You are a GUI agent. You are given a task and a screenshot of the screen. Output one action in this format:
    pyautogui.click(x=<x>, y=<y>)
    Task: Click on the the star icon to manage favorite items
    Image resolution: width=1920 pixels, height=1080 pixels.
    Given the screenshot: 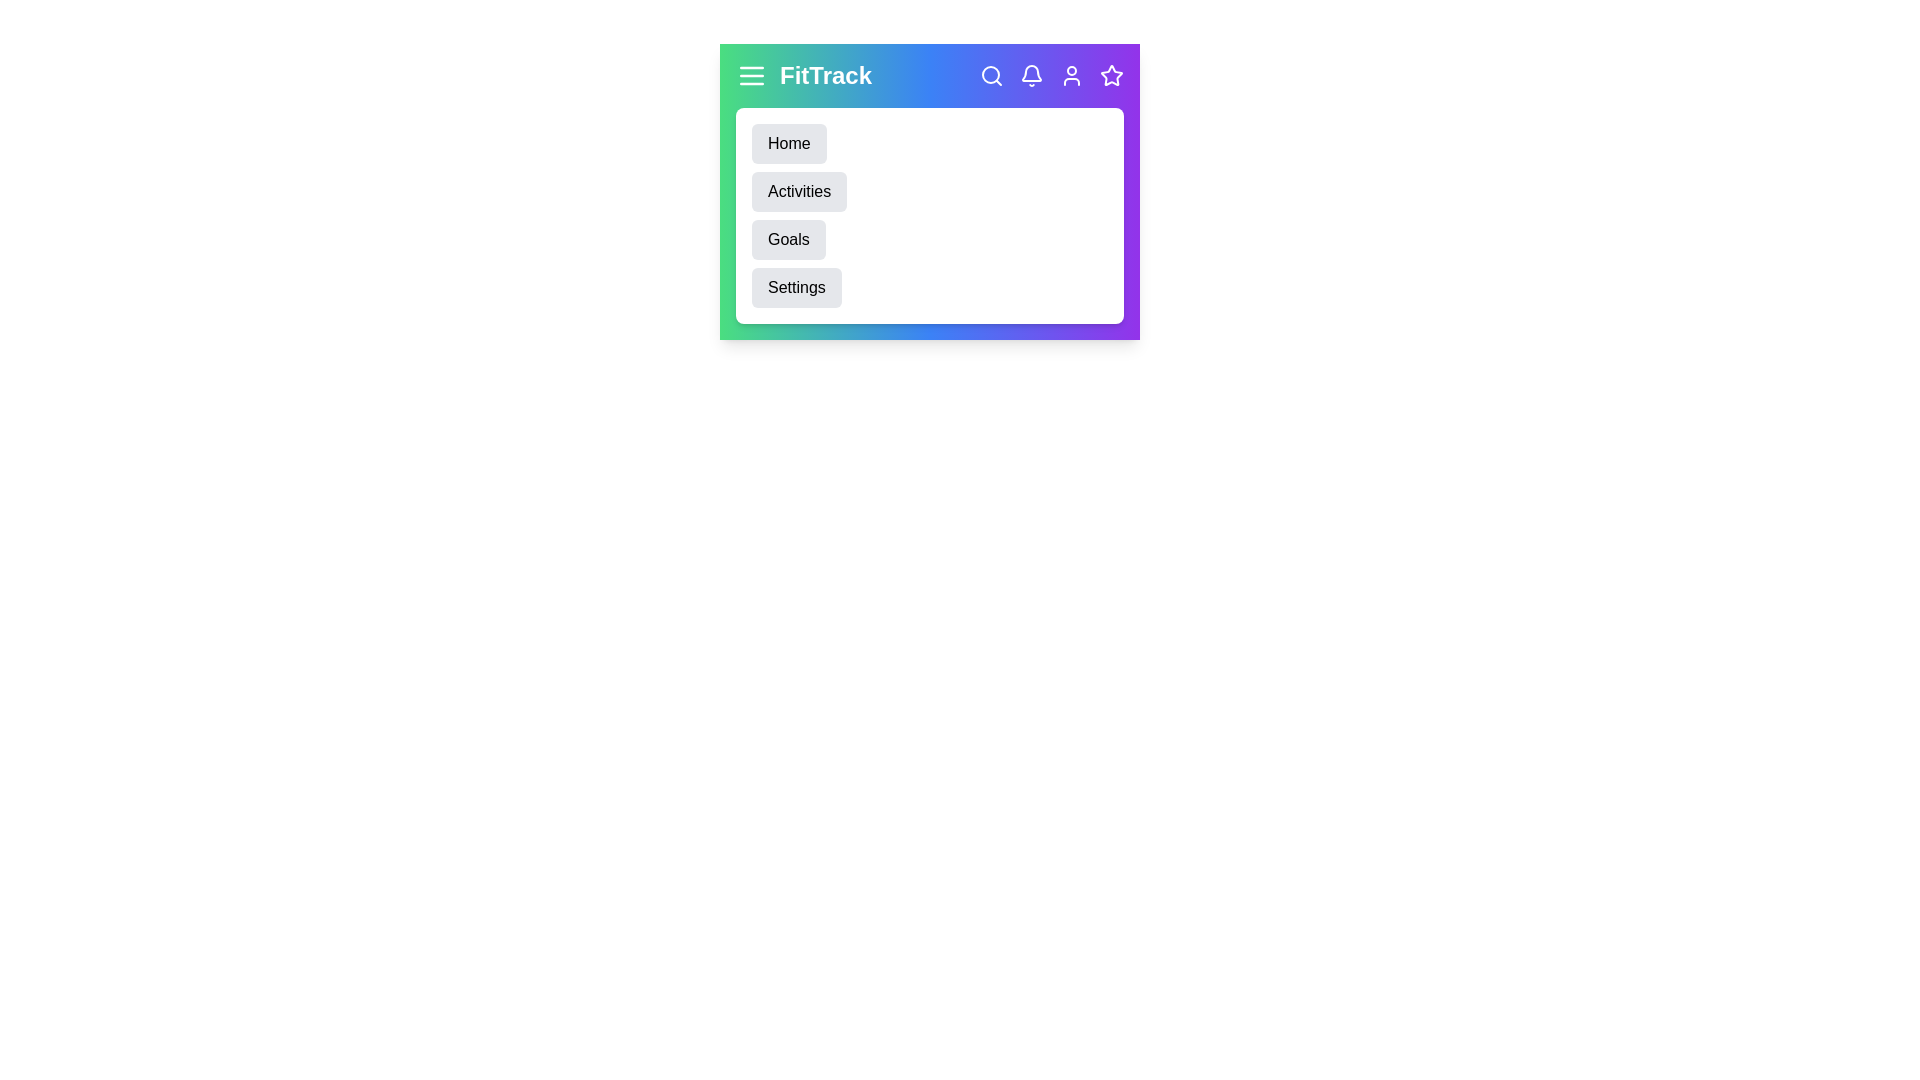 What is the action you would take?
    pyautogui.click(x=1111, y=75)
    